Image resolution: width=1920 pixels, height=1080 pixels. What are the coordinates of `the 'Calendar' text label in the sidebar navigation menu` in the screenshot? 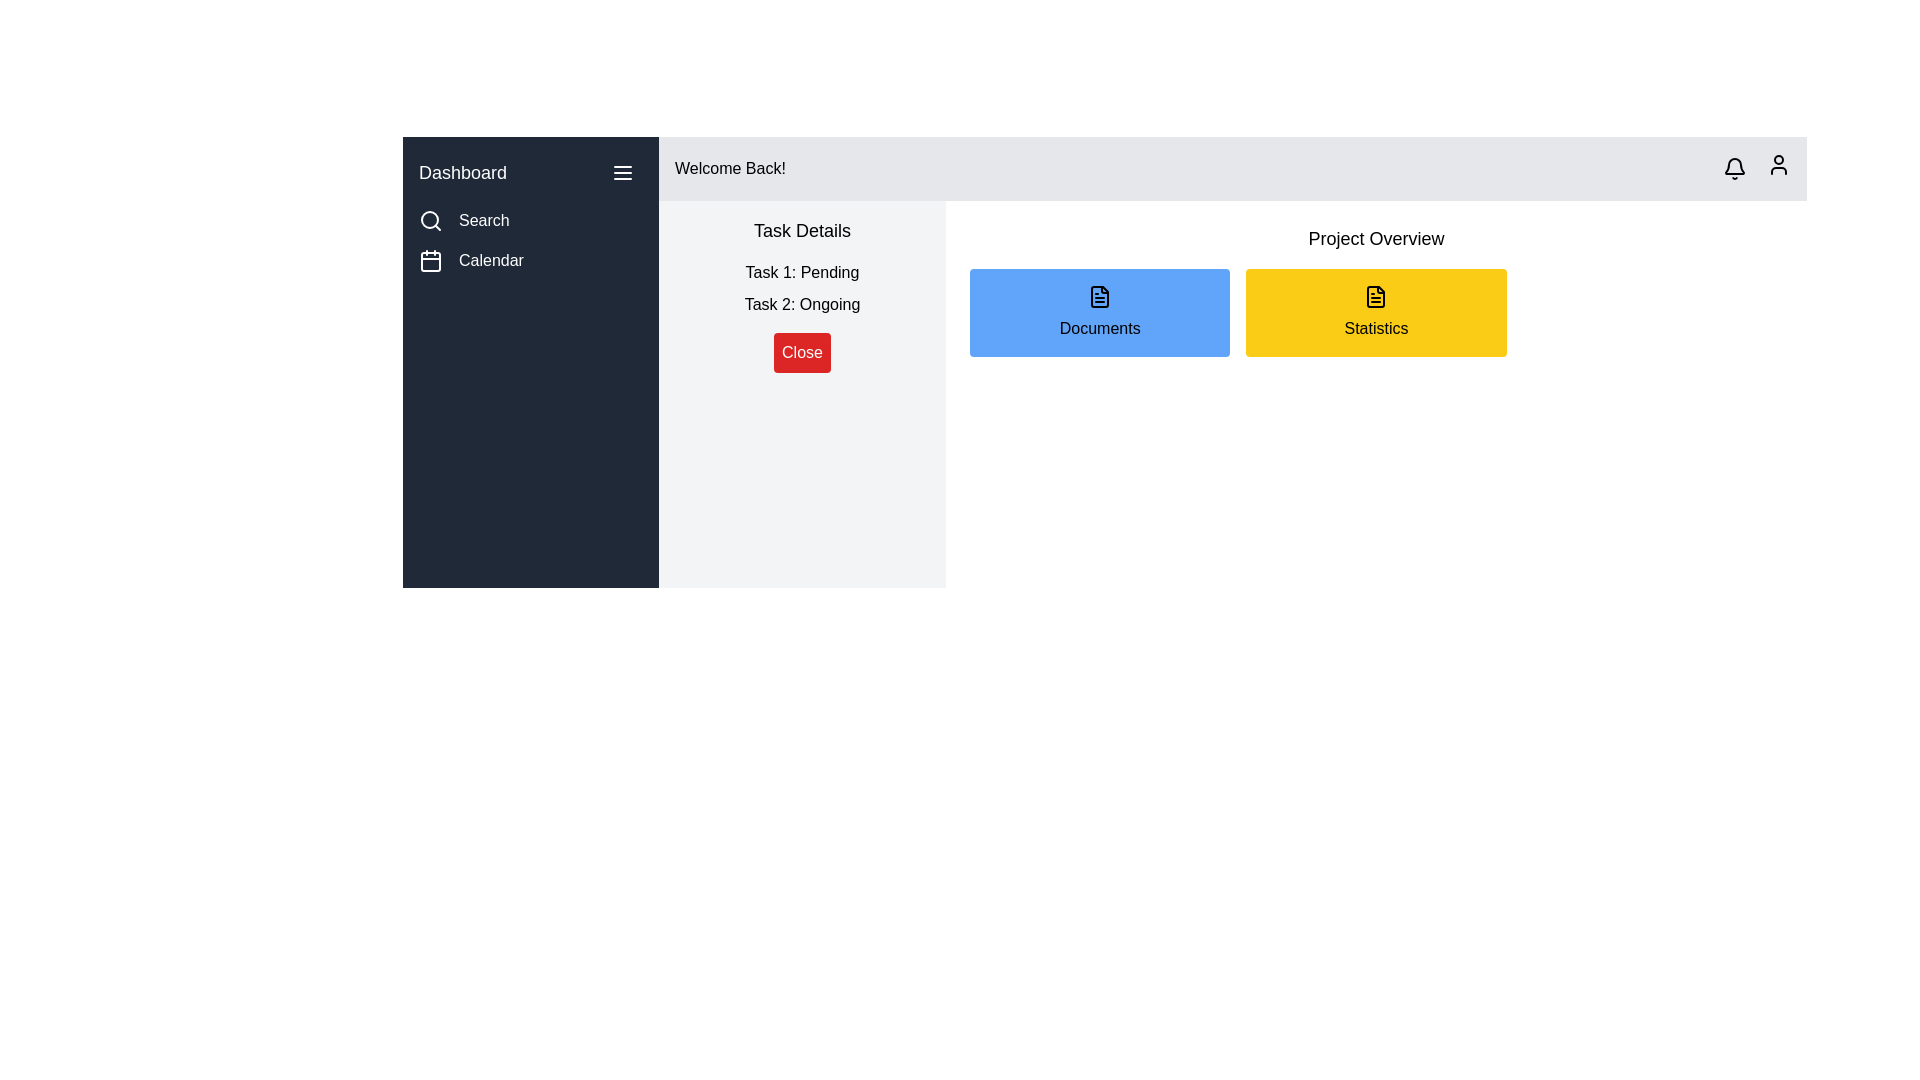 It's located at (491, 260).